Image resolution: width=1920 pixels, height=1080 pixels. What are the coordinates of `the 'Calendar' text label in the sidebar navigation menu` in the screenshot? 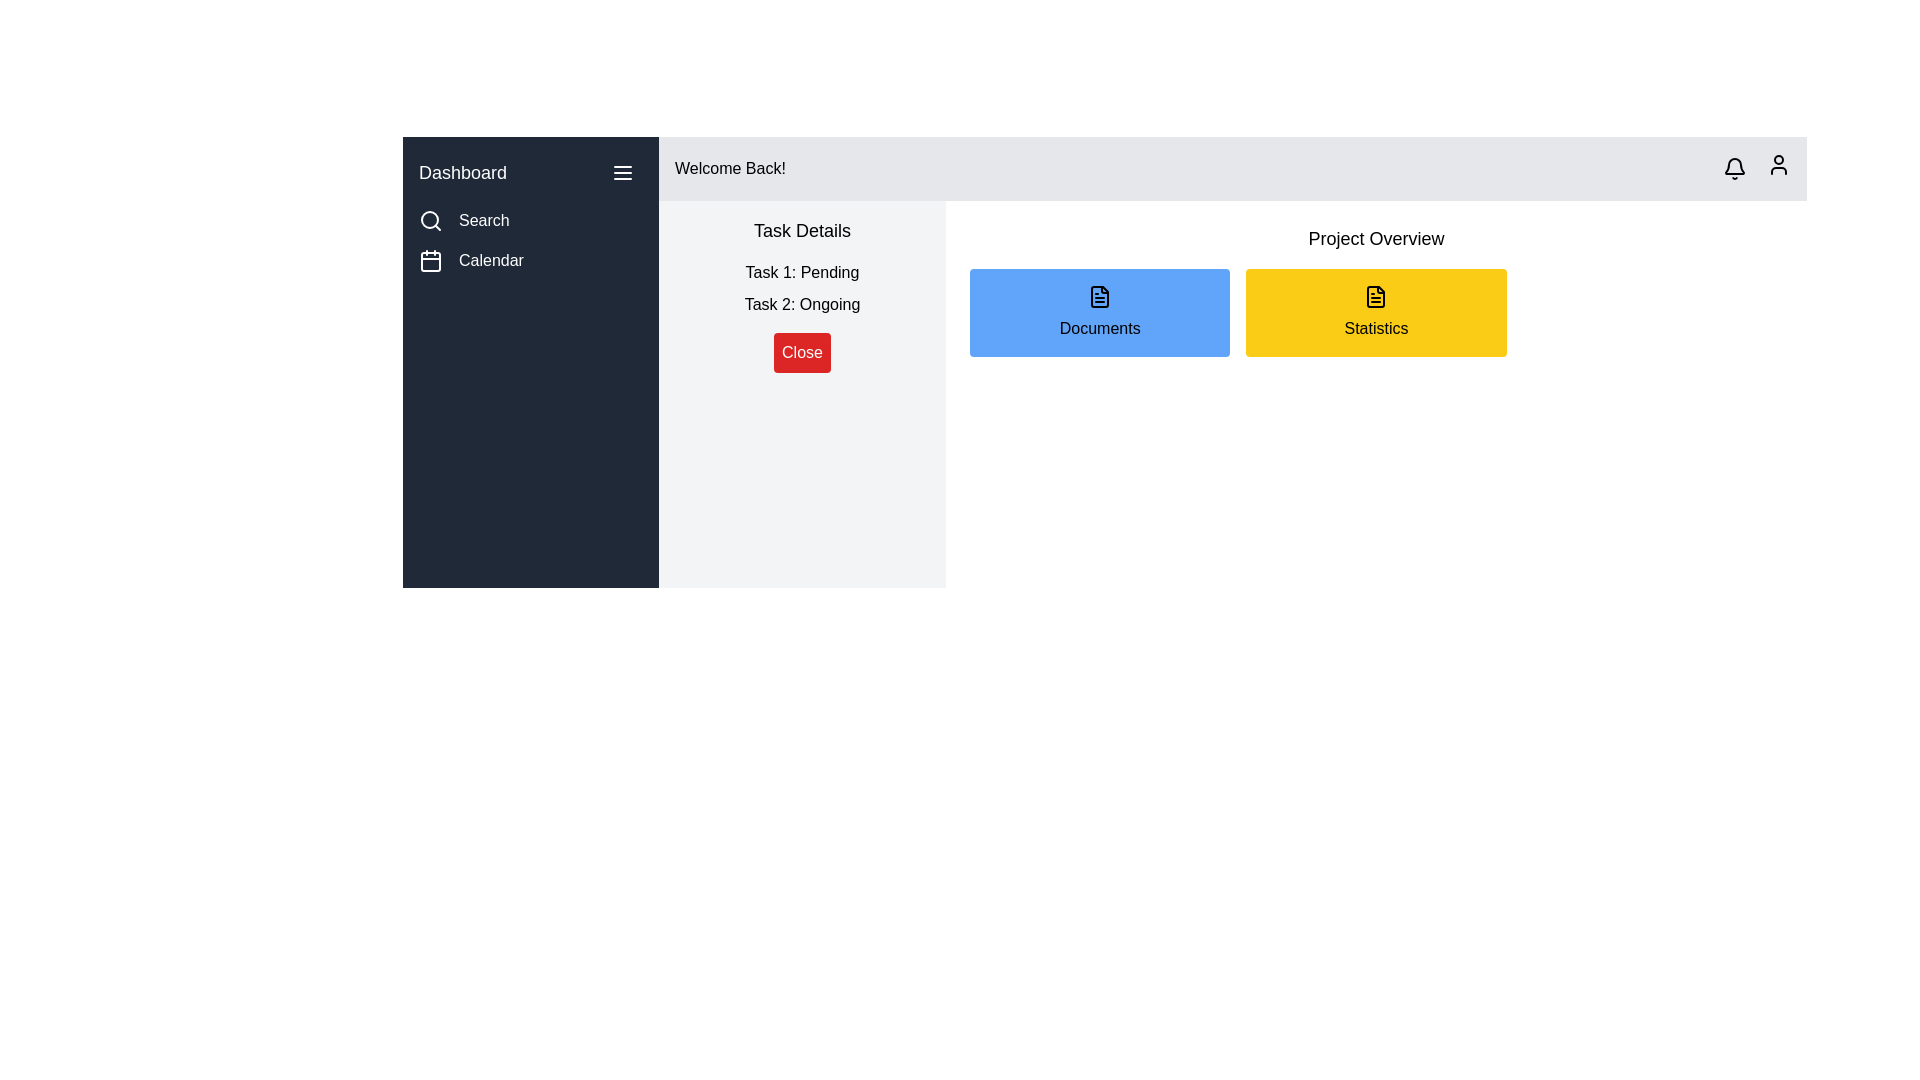 It's located at (491, 260).